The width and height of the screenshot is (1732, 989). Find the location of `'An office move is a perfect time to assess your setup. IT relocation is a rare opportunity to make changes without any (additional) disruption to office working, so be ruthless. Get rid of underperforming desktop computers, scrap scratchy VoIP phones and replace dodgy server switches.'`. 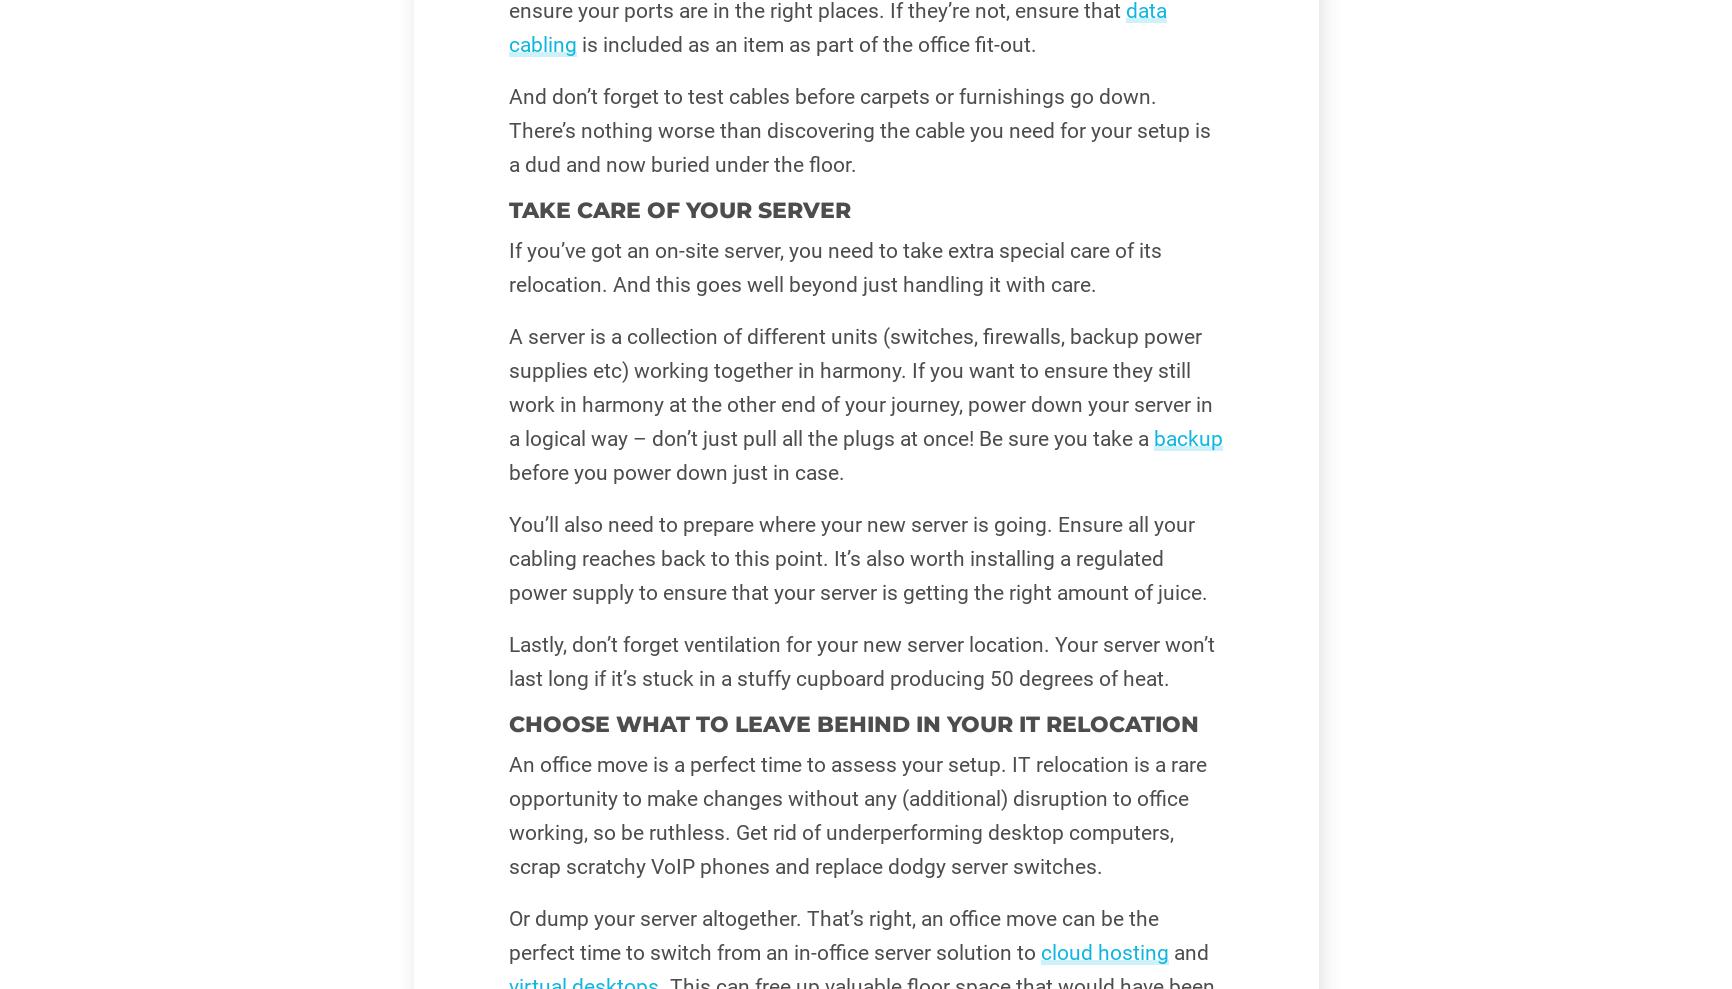

'An office move is a perfect time to assess your setup. IT relocation is a rare opportunity to make changes without any (additional) disruption to office working, so be ruthless. Get rid of underperforming desktop computers, scrap scratchy VoIP phones and replace dodgy server switches.' is located at coordinates (855, 815).